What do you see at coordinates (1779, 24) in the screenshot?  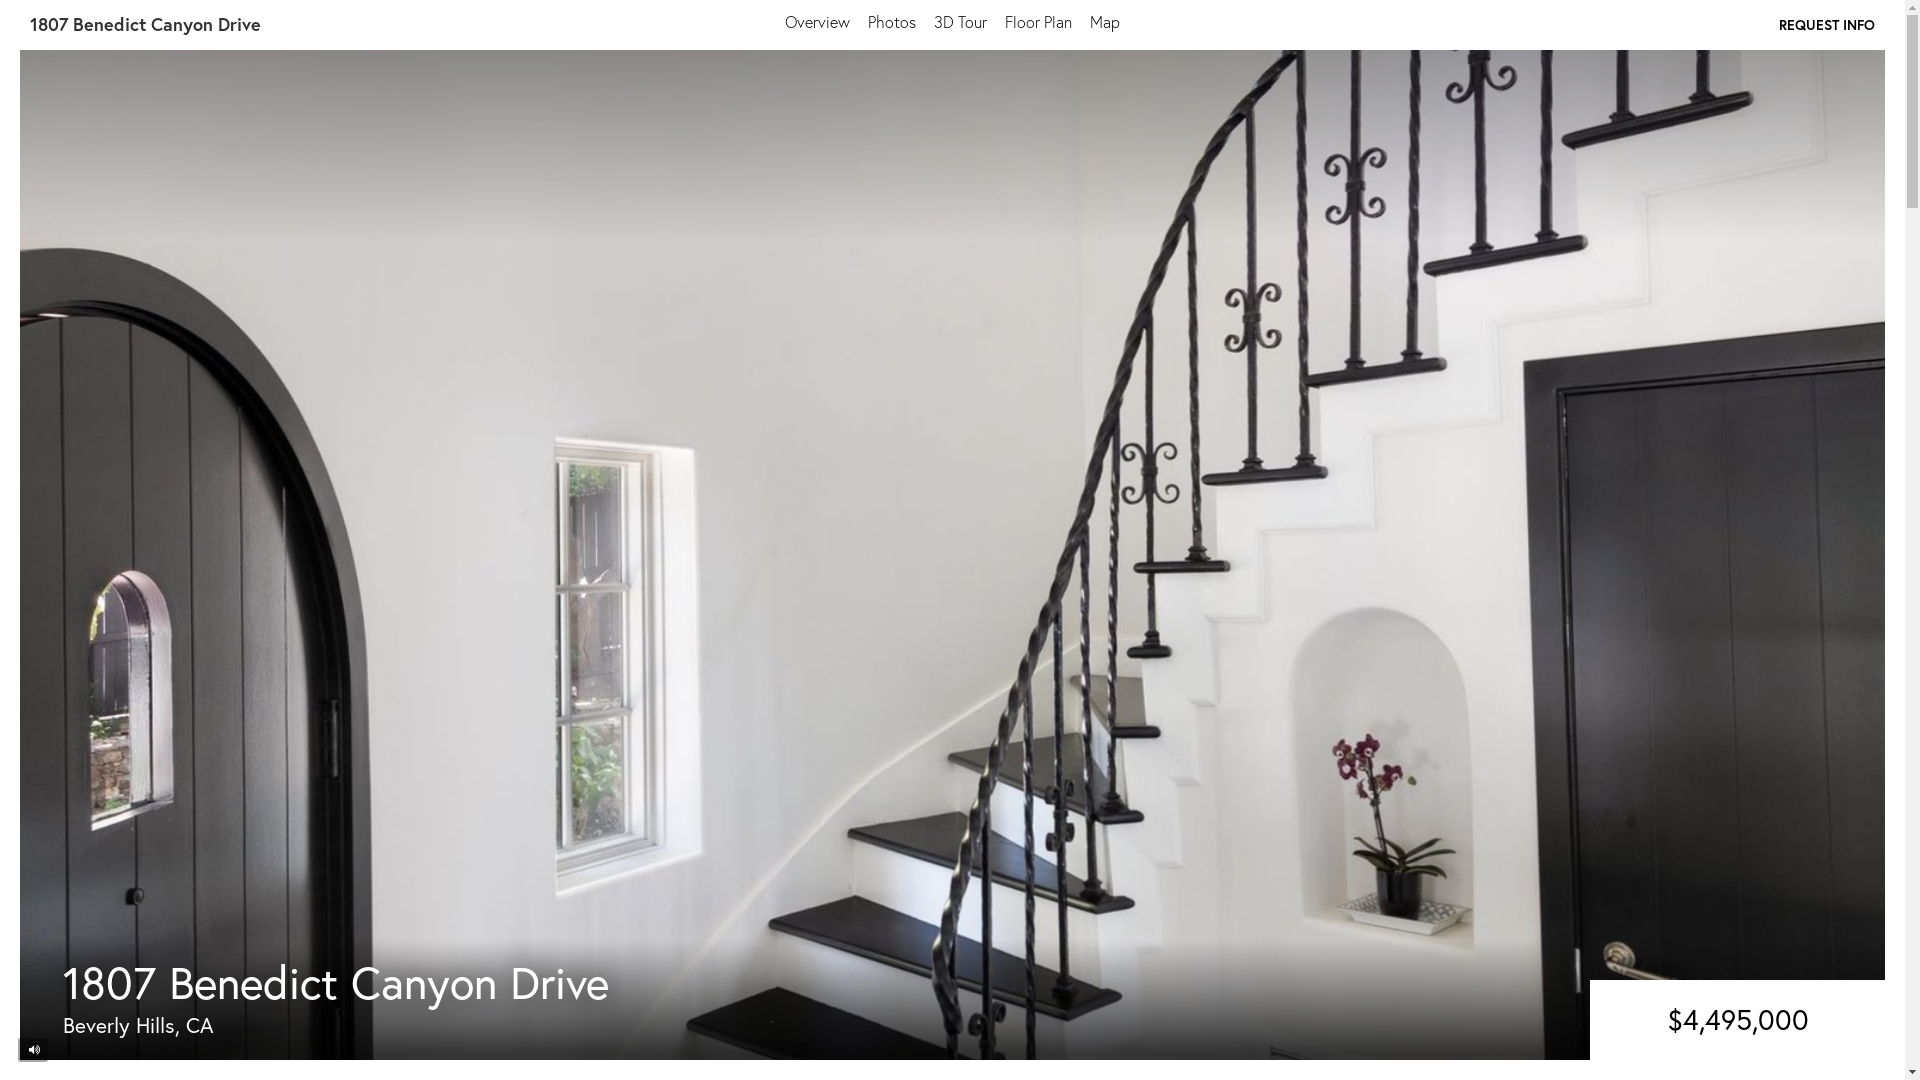 I see `'REQUEST INFO'` at bounding box center [1779, 24].